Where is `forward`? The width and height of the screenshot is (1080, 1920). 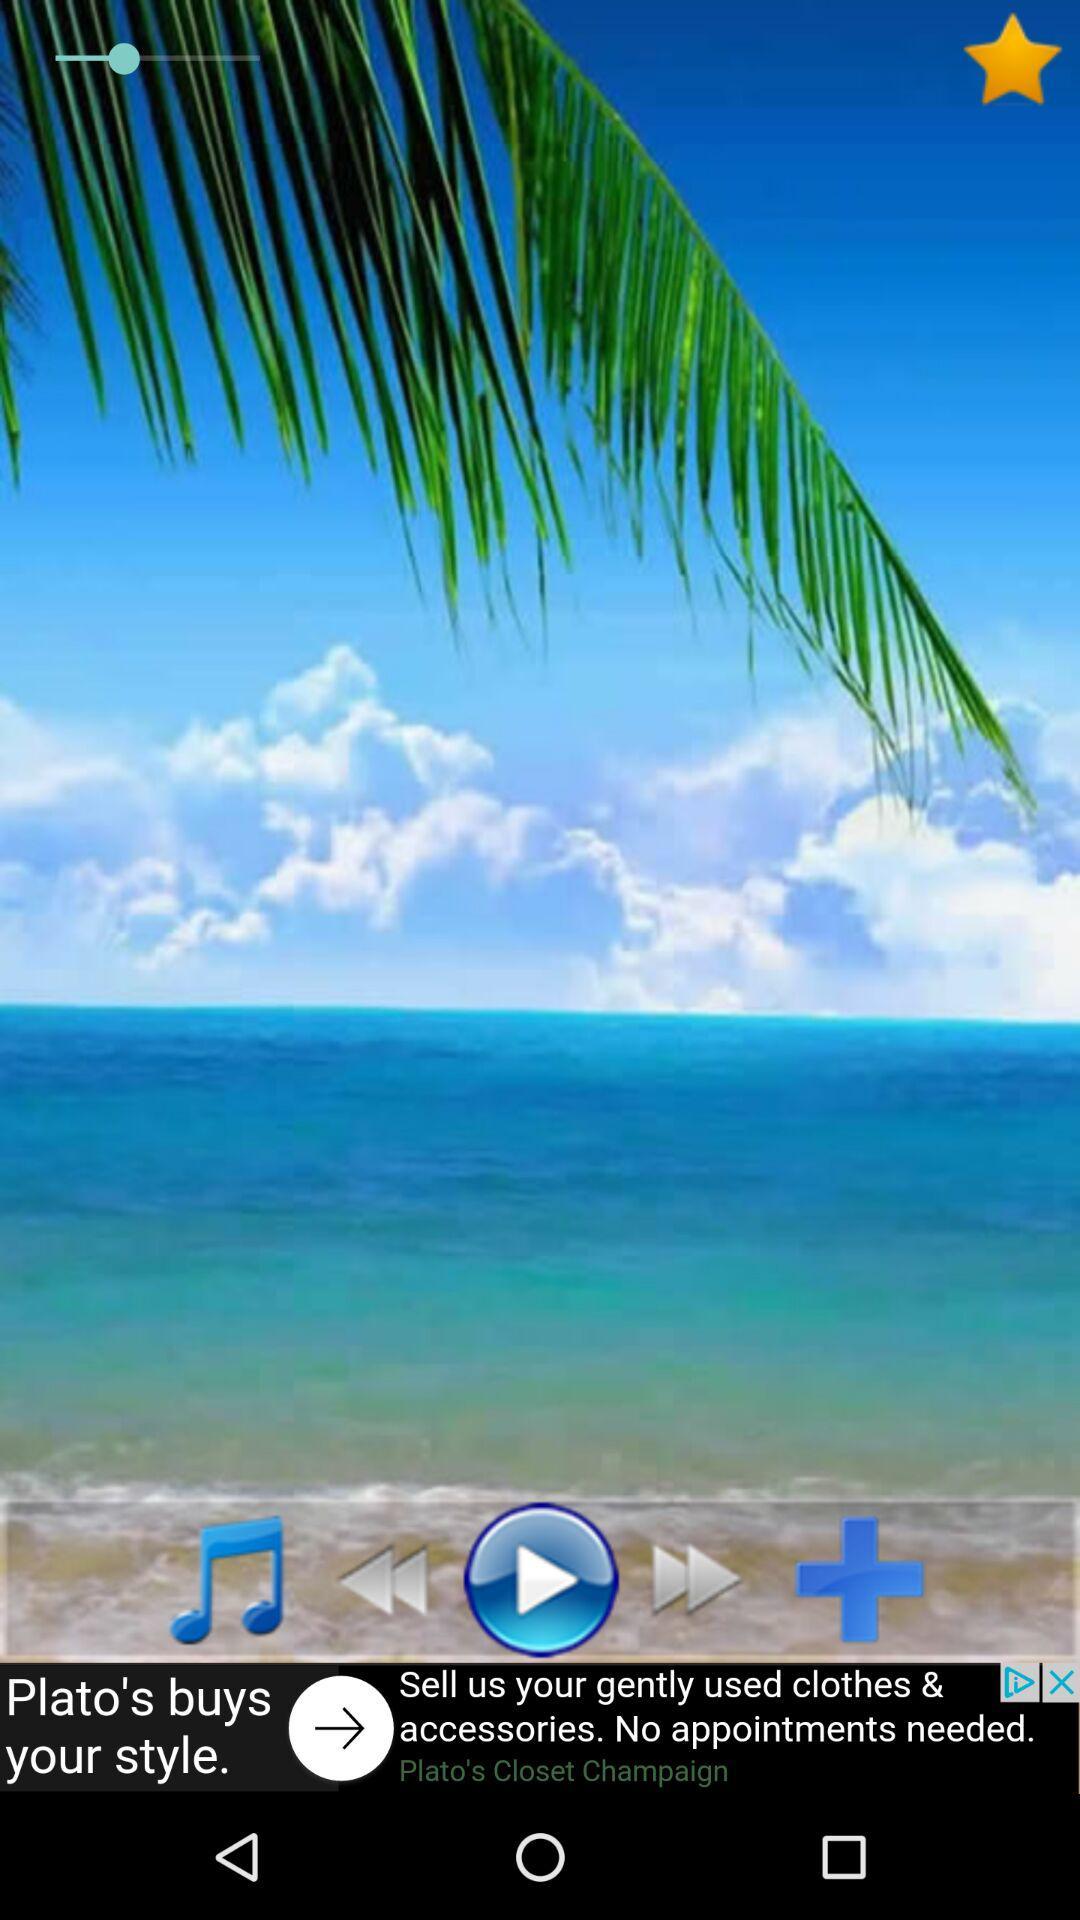
forward is located at coordinates (707, 1577).